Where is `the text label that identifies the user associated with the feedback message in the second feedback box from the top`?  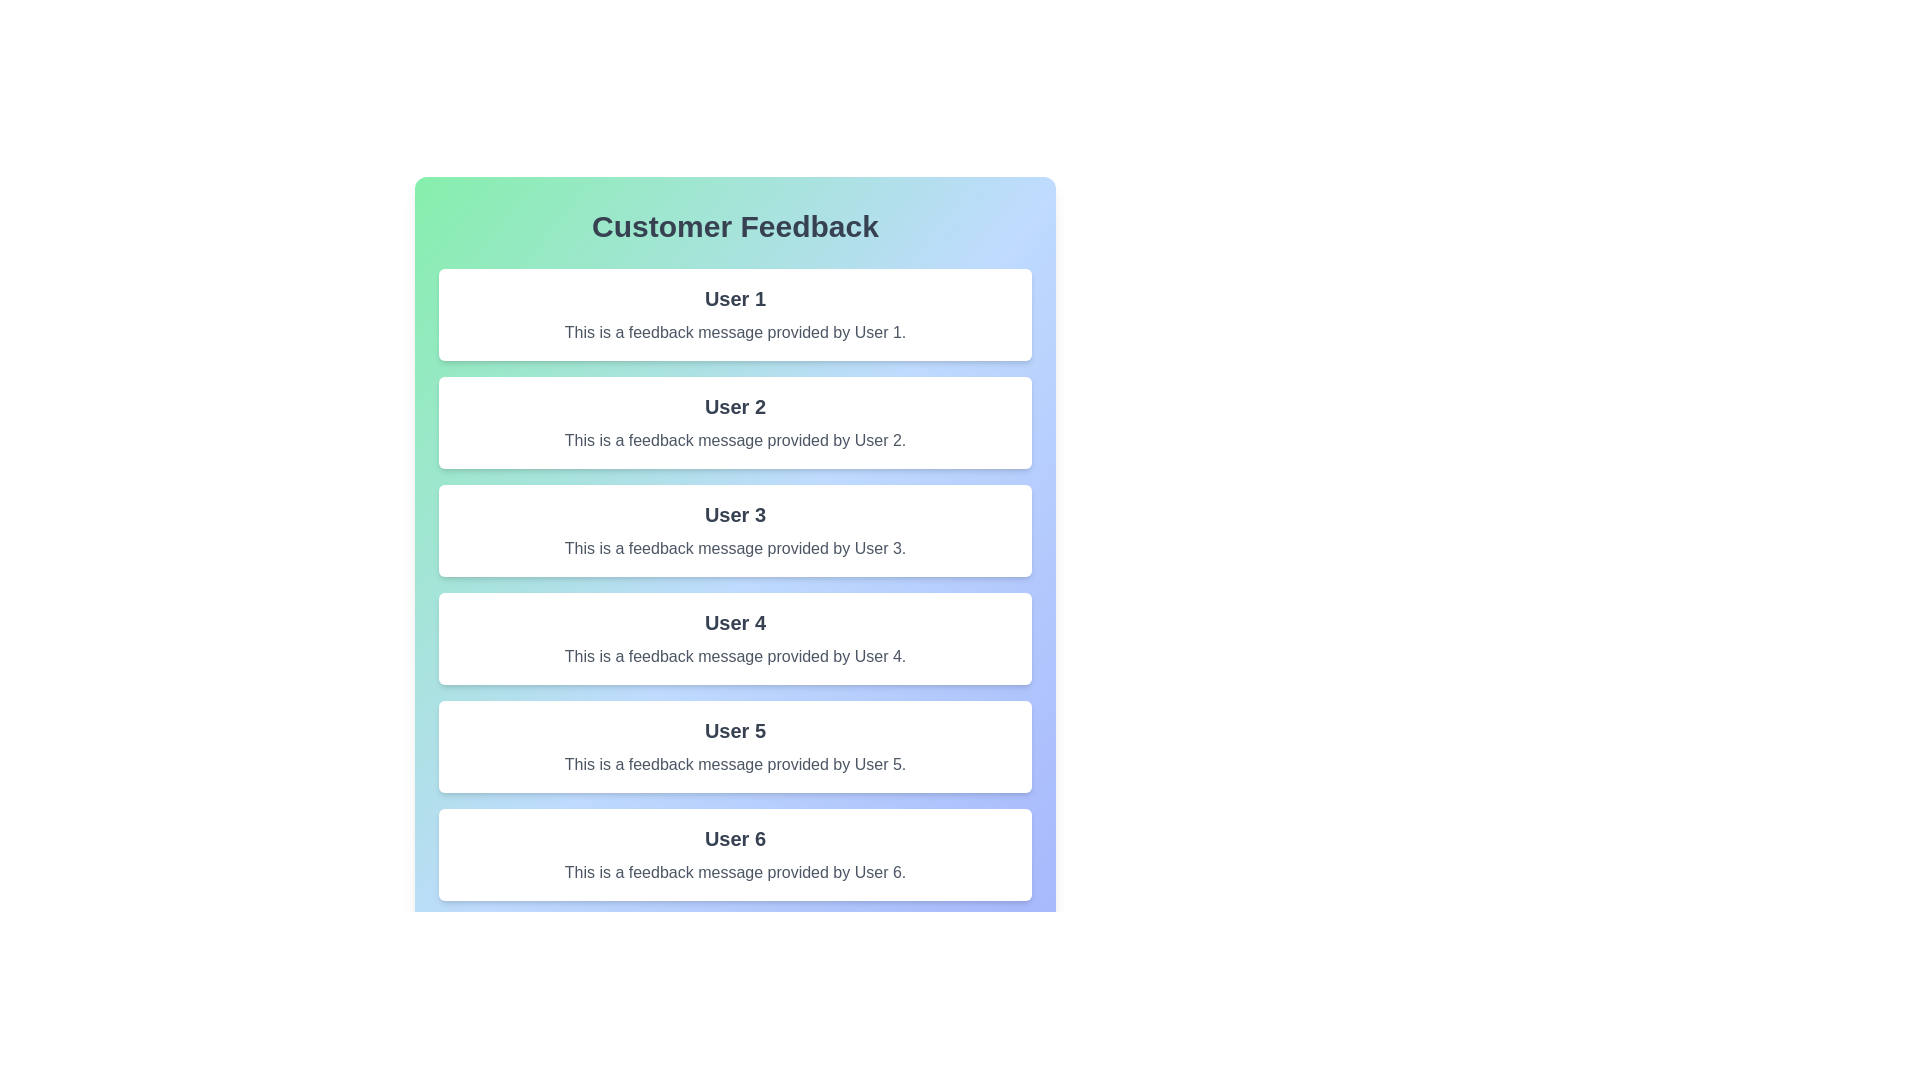
the text label that identifies the user associated with the feedback message in the second feedback box from the top is located at coordinates (734, 406).